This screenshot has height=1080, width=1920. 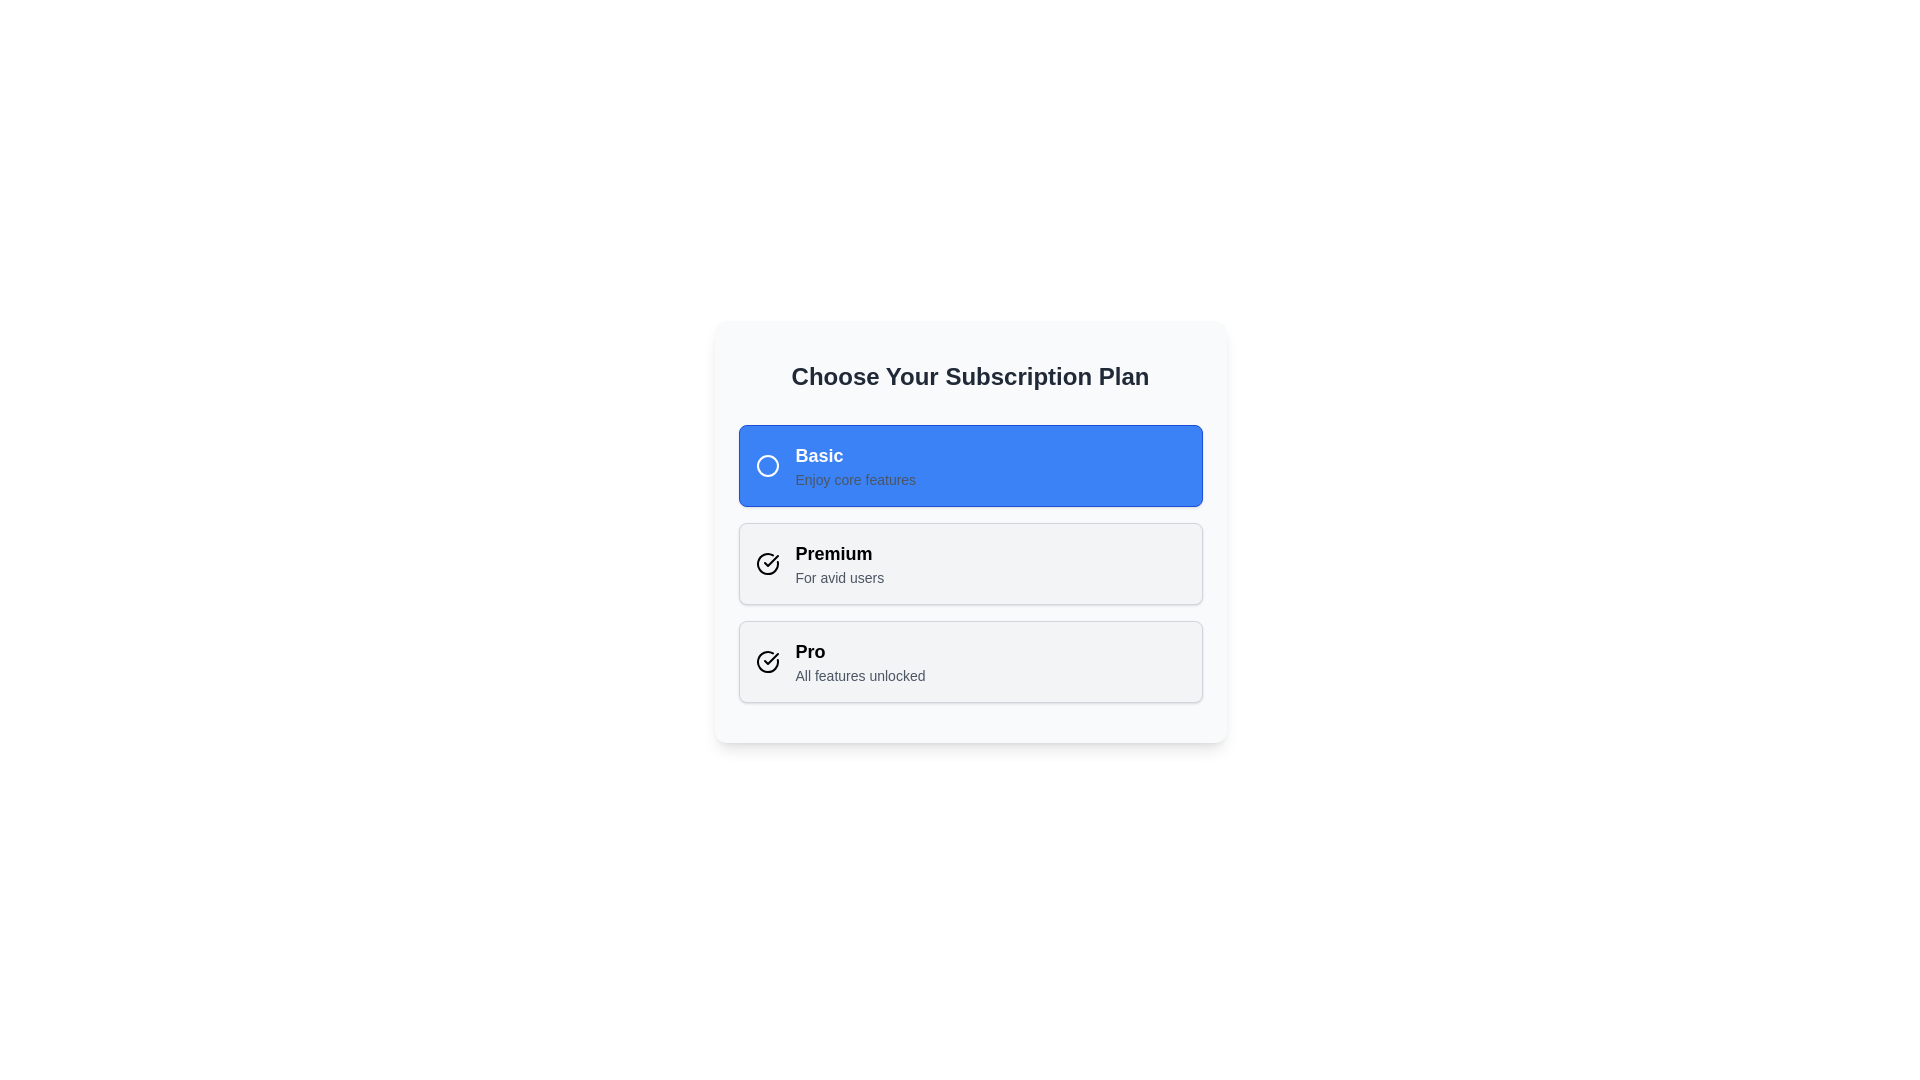 What do you see at coordinates (860, 675) in the screenshot?
I see `the static text label that describes the 'Pro' subscription plan, located below the 'Pro' title text` at bounding box center [860, 675].